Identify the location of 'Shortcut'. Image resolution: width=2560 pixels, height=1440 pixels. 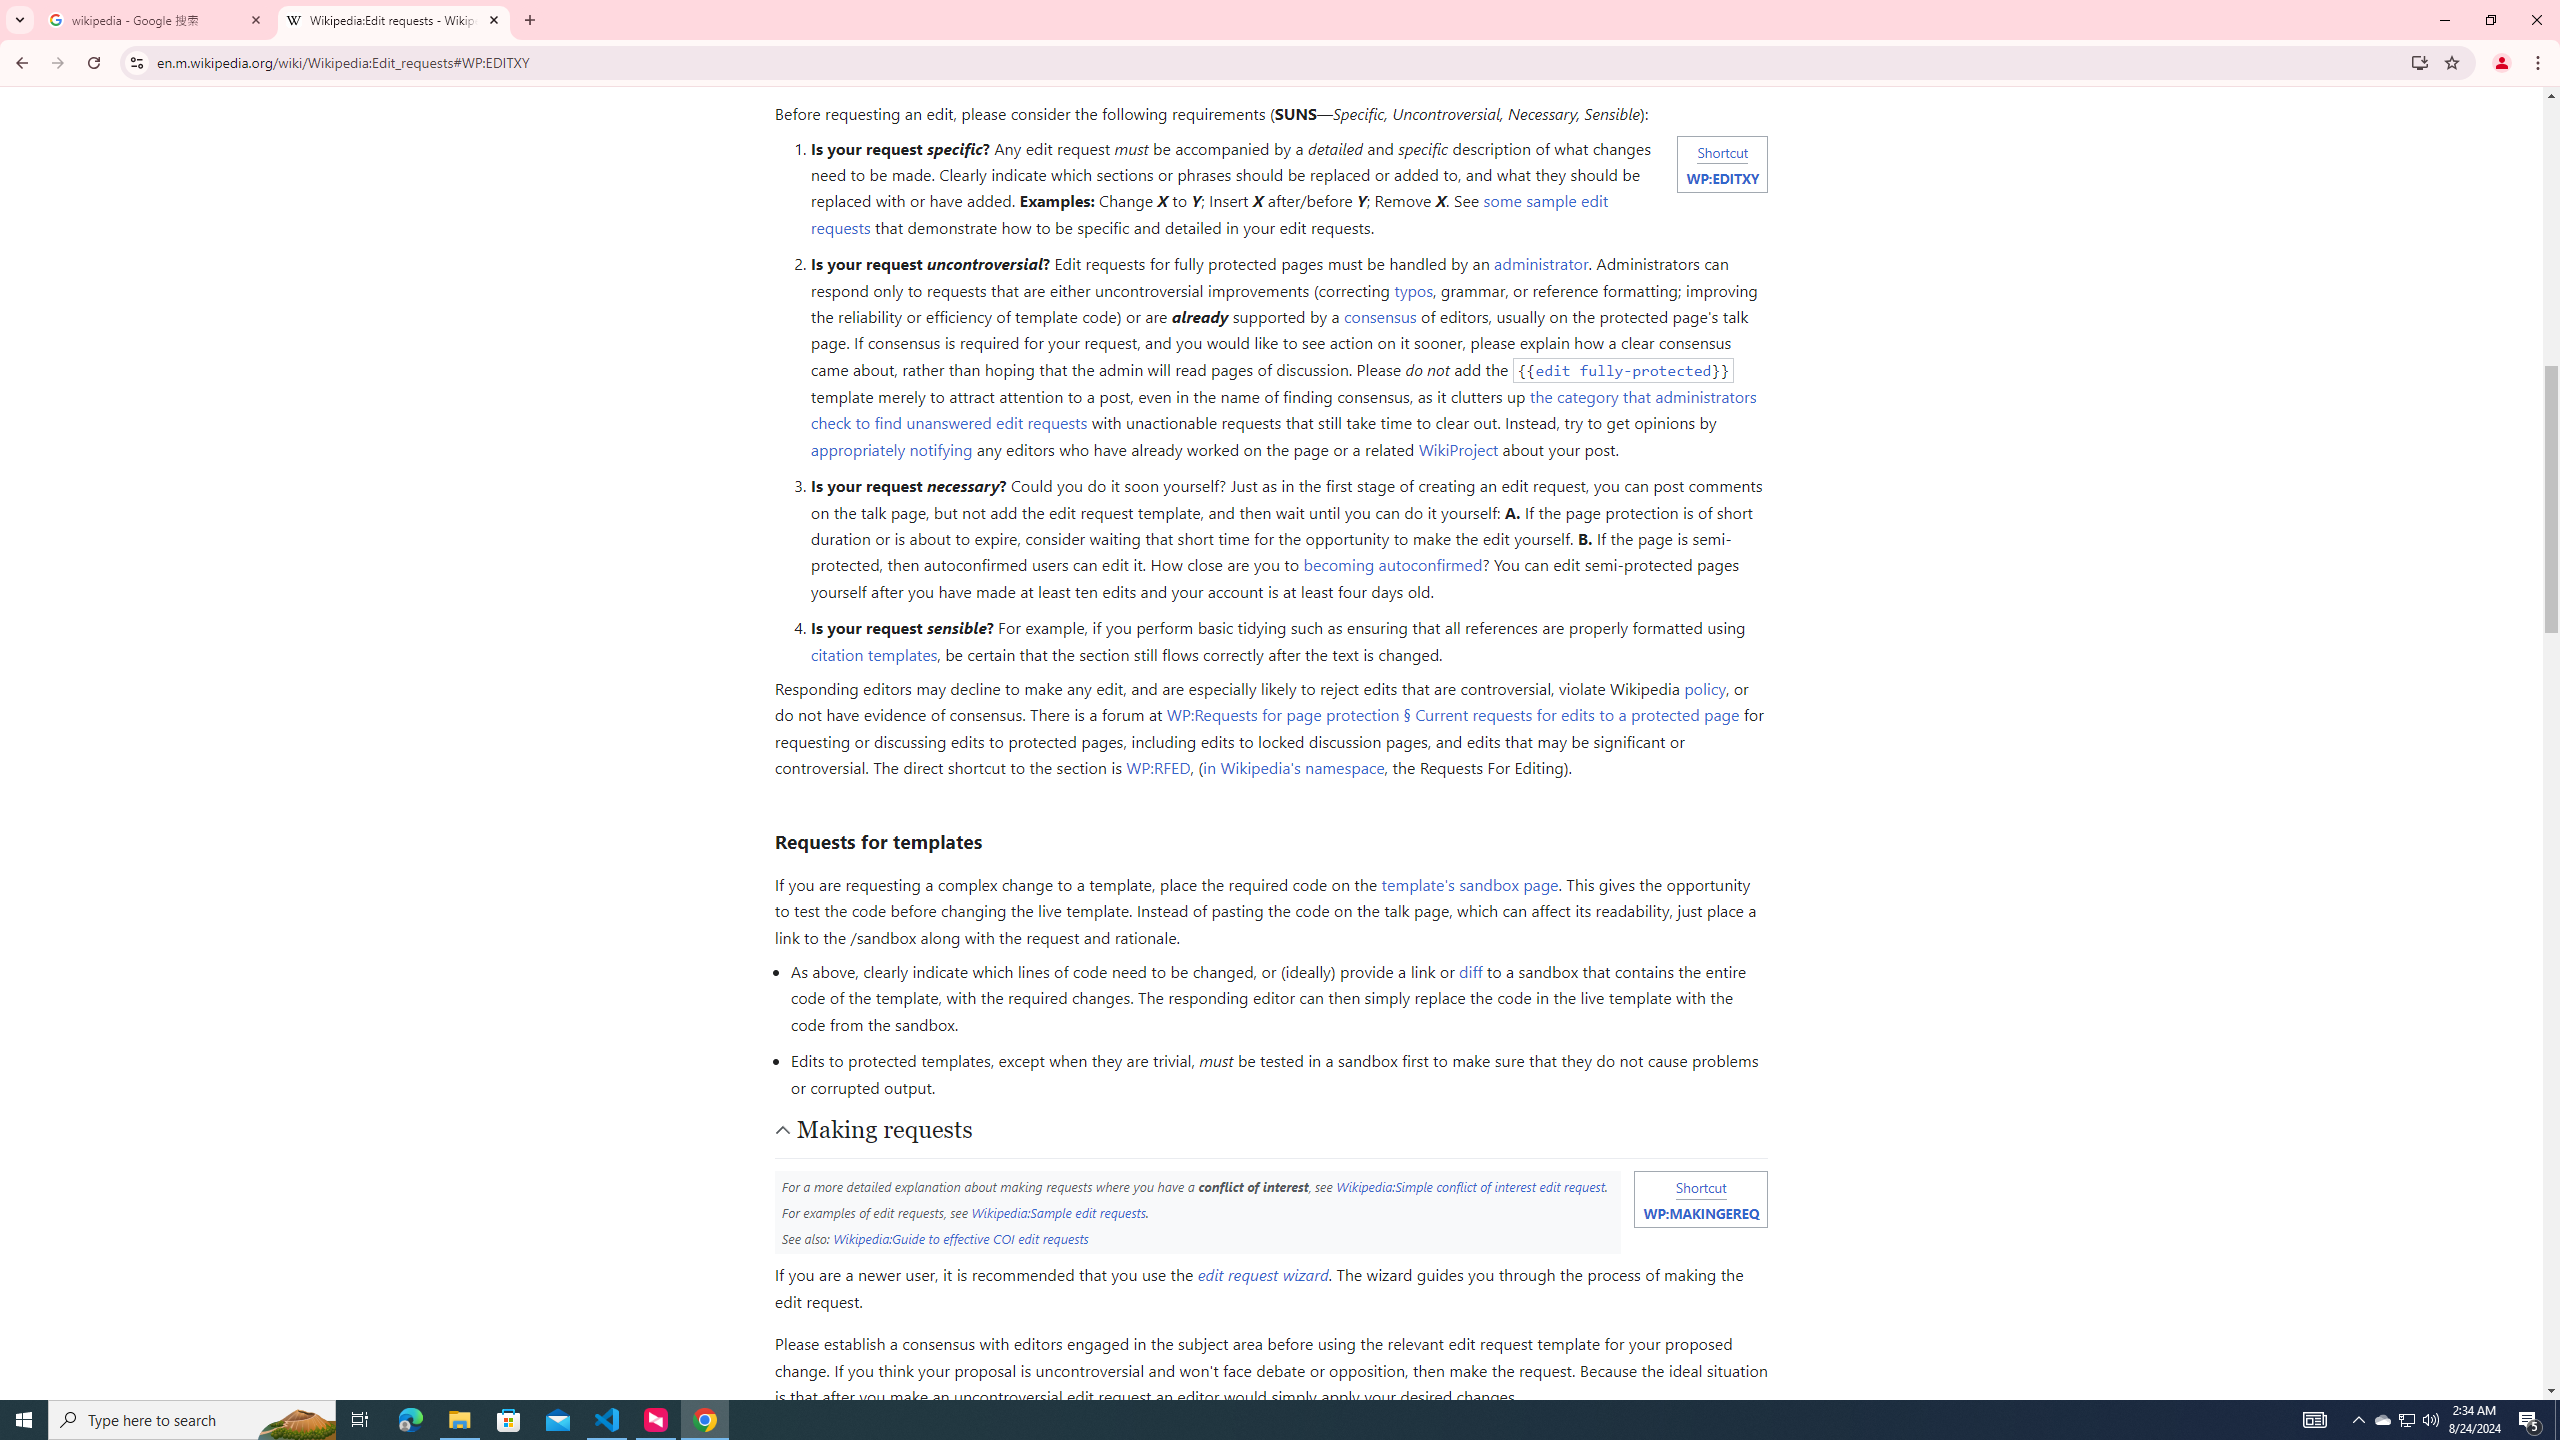
(1700, 1187).